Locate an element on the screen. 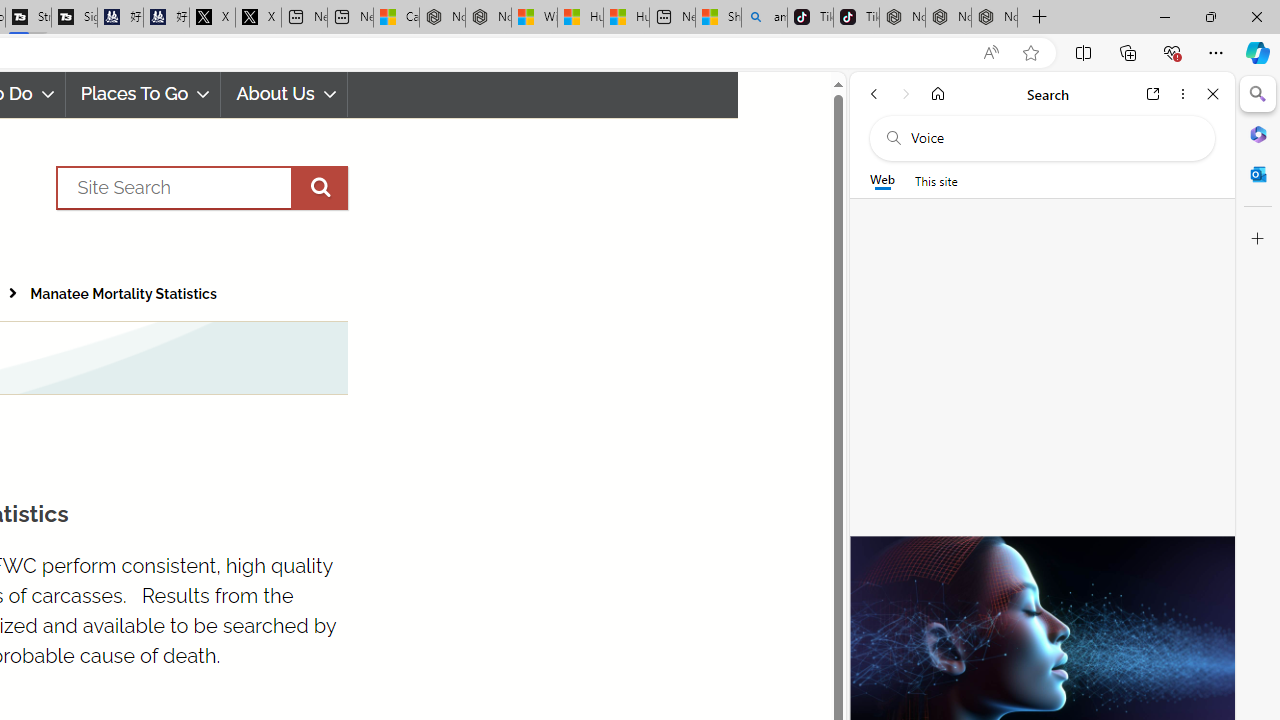  'About Us' is located at coordinates (283, 94).